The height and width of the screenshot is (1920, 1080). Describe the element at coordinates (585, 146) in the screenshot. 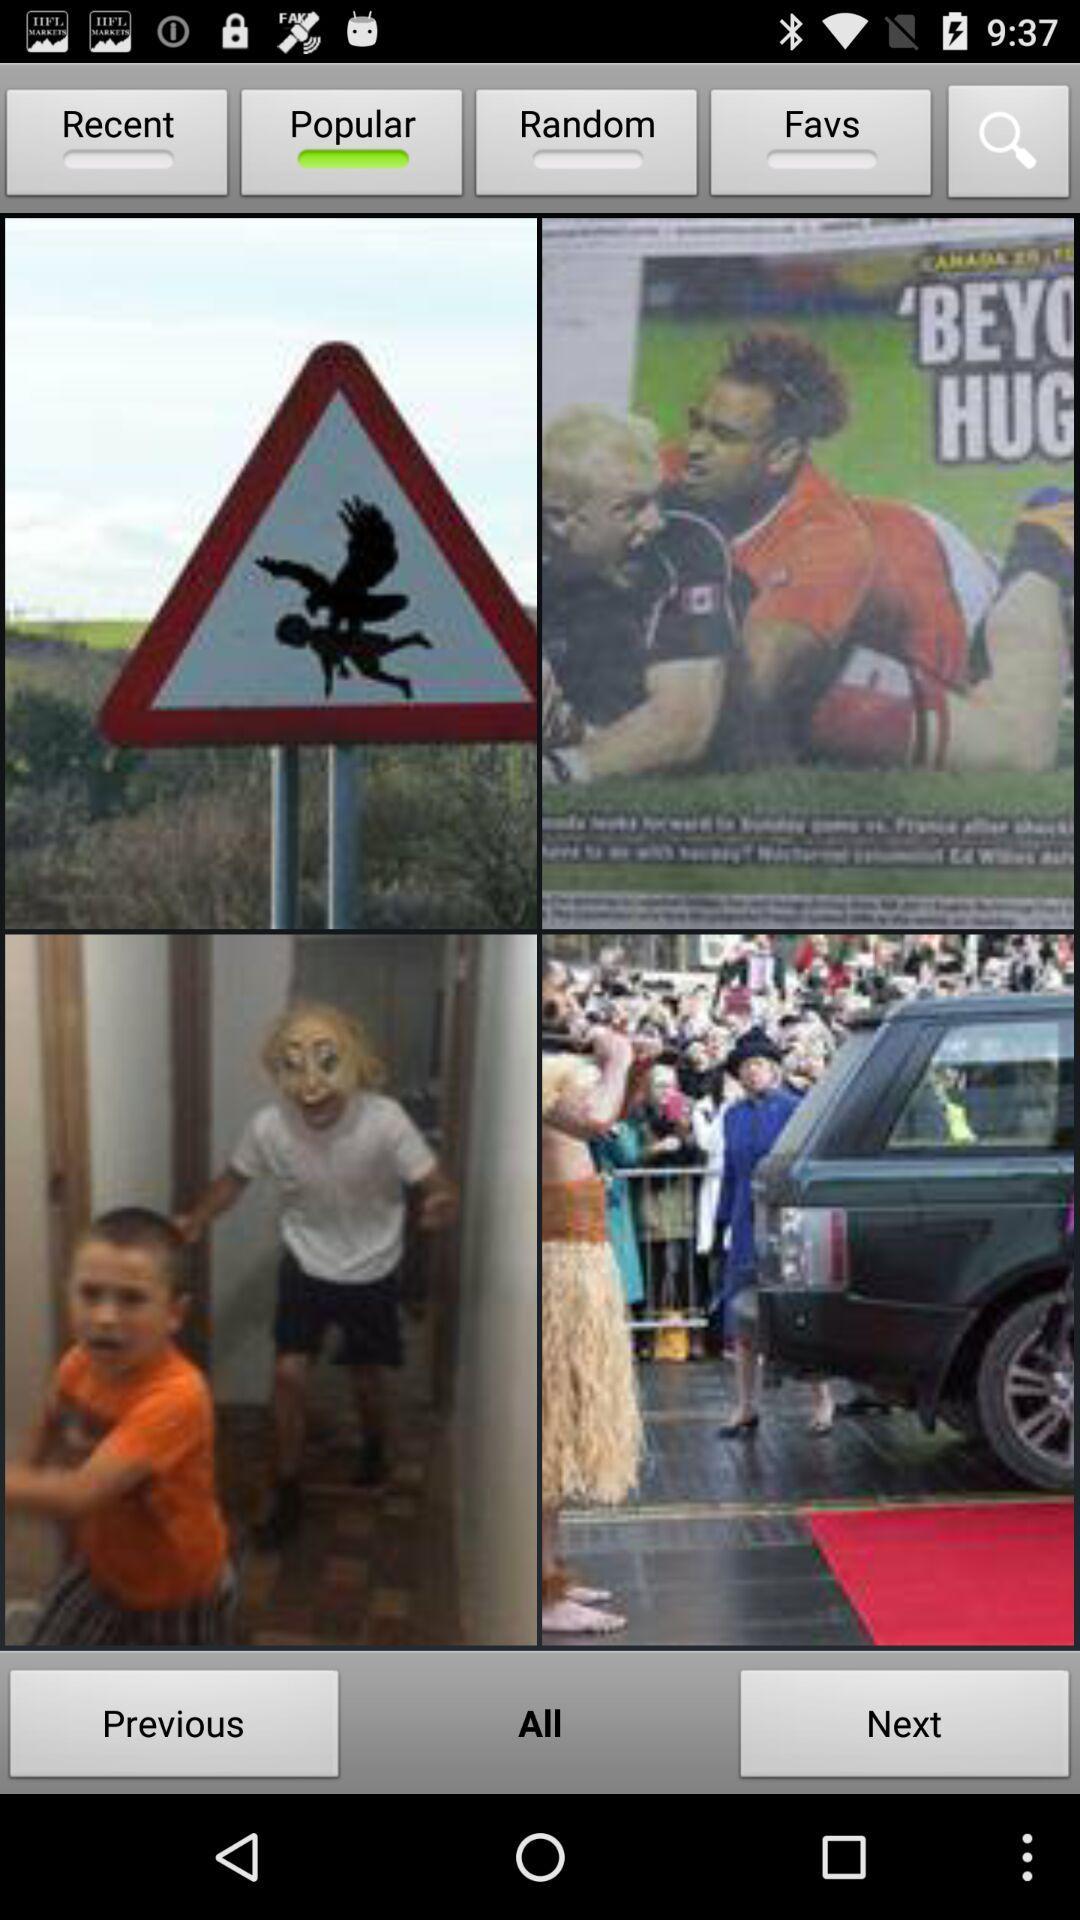

I see `icon next to the favs` at that location.